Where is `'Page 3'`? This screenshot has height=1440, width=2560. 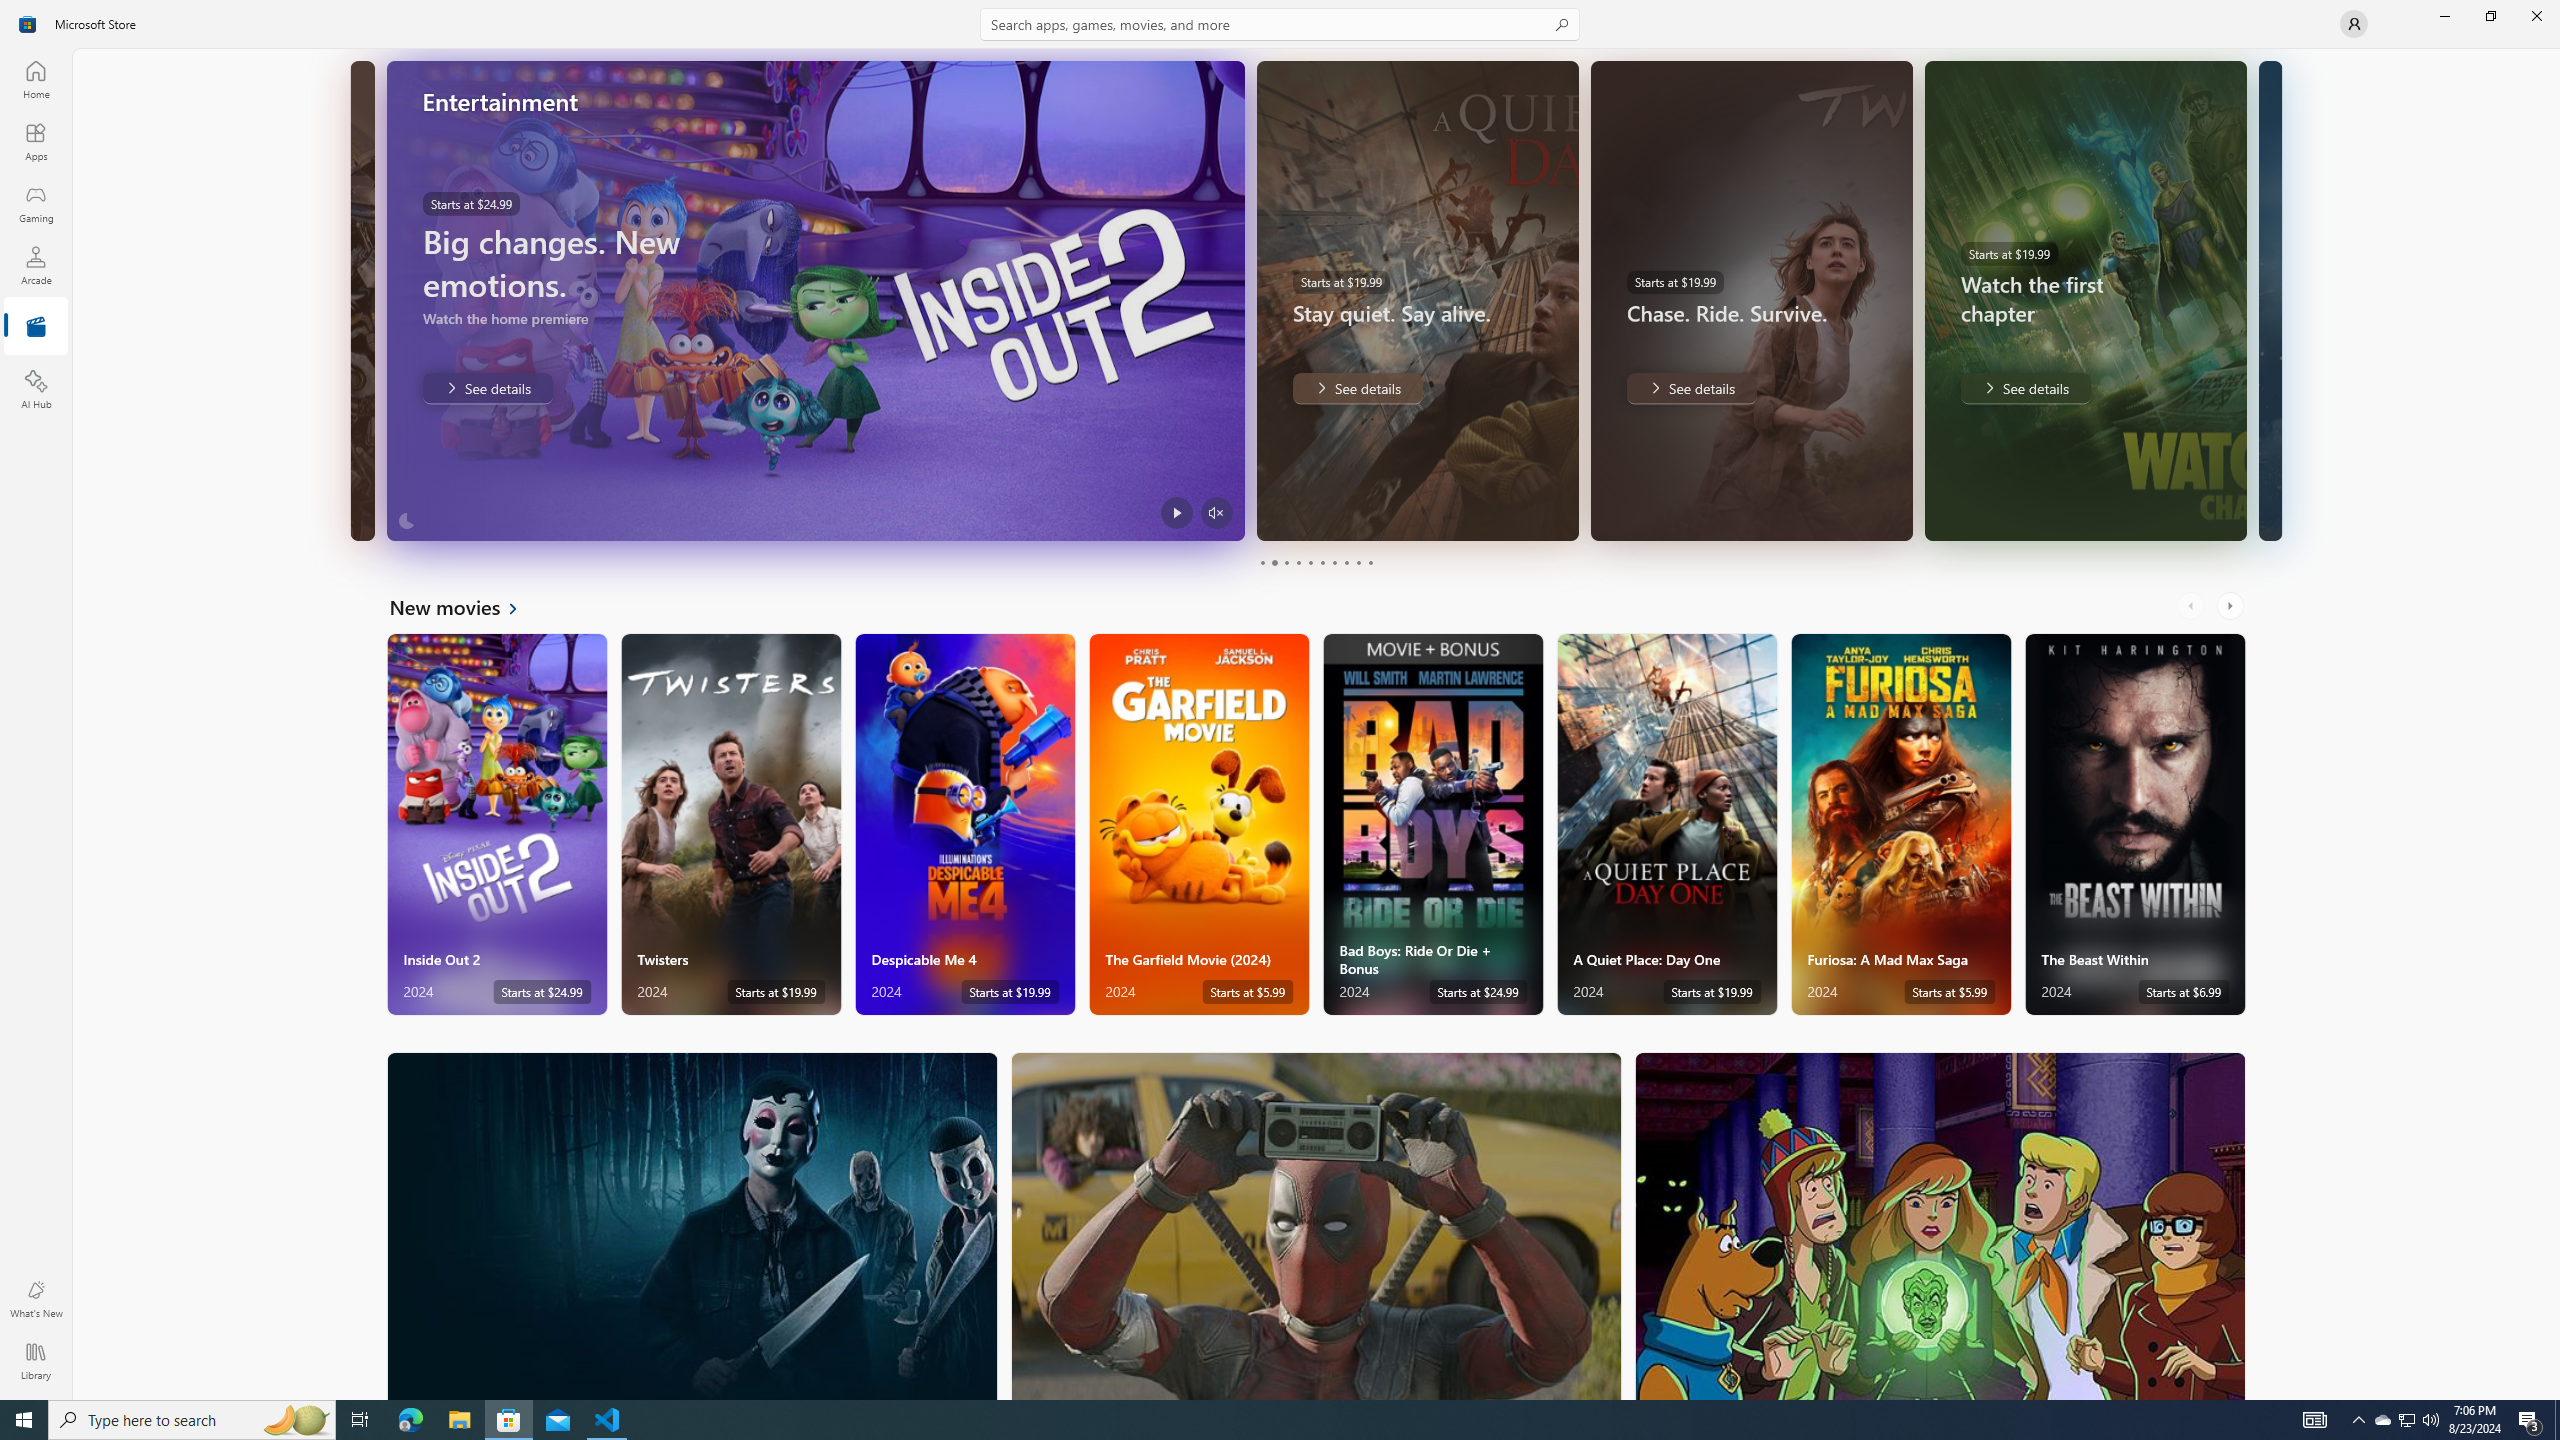 'Page 3' is located at coordinates (1285, 562).